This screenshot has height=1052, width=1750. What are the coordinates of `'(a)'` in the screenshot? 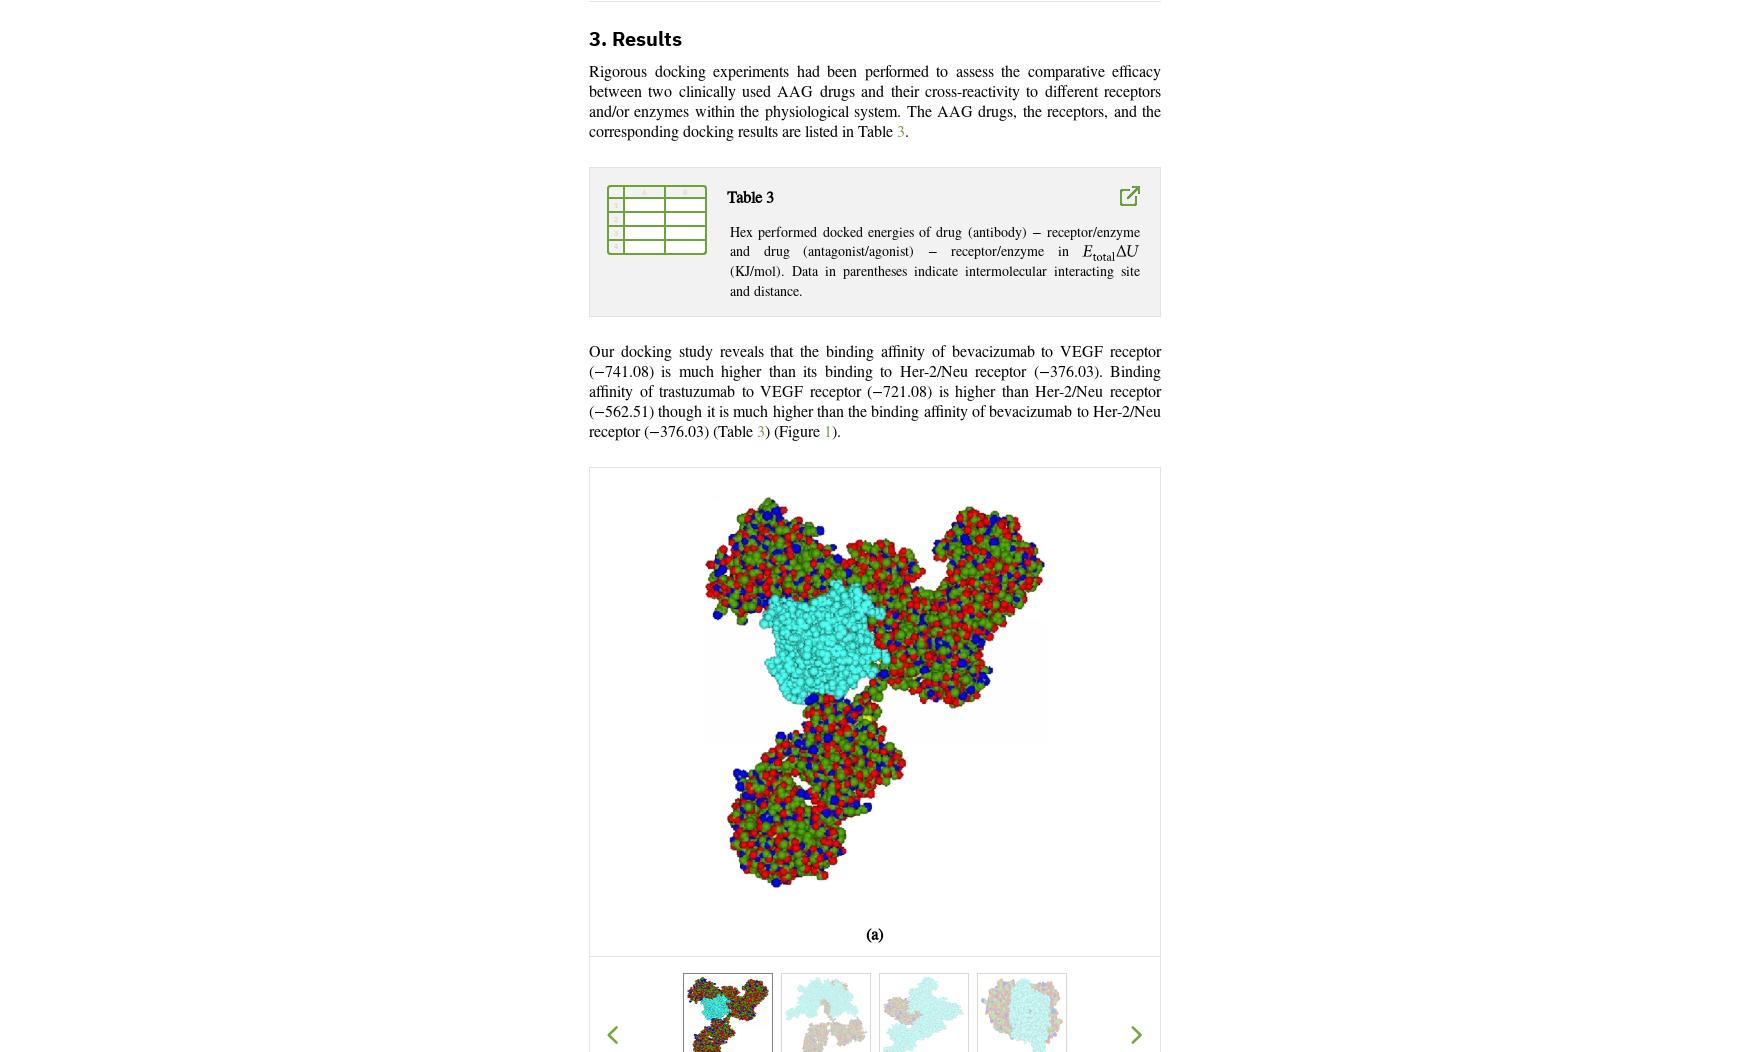 It's located at (874, 934).